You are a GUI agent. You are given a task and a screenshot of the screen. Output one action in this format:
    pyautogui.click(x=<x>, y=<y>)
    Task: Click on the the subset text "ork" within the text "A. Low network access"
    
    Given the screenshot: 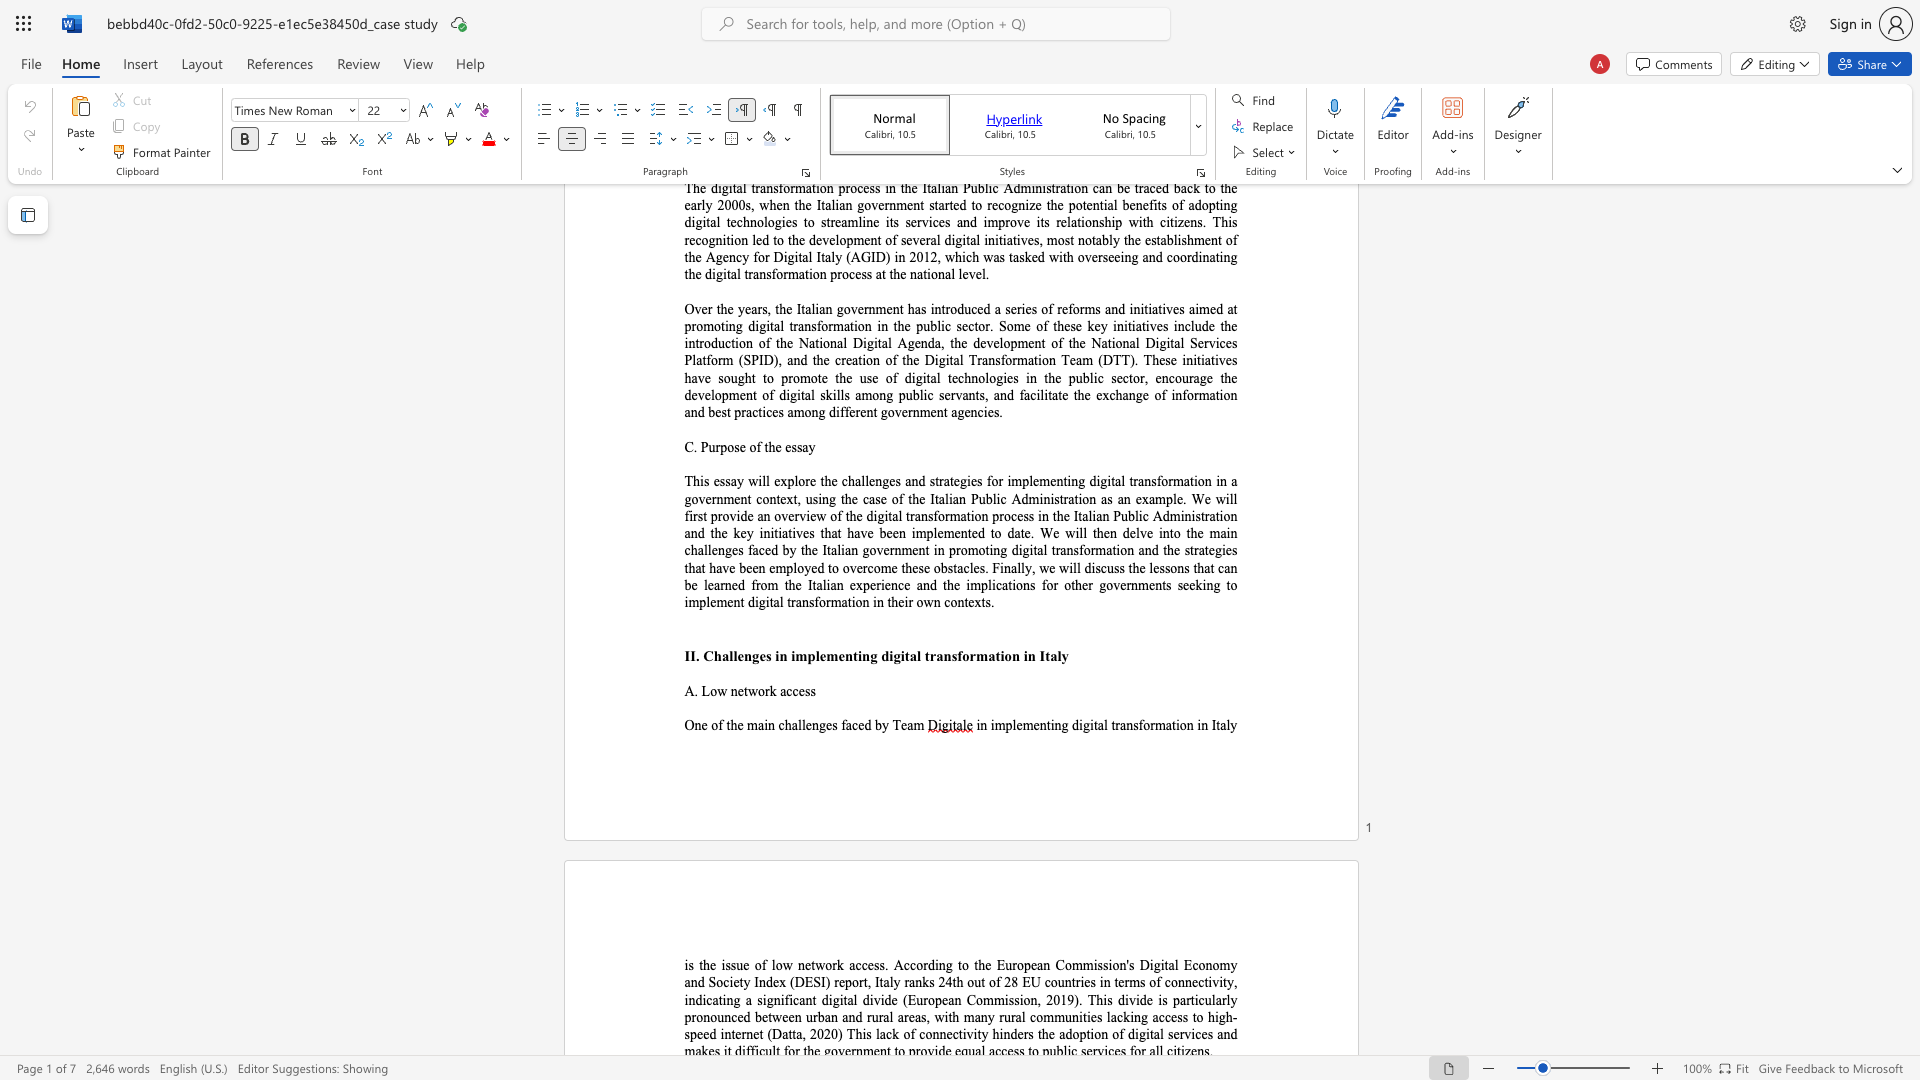 What is the action you would take?
    pyautogui.click(x=757, y=690)
    